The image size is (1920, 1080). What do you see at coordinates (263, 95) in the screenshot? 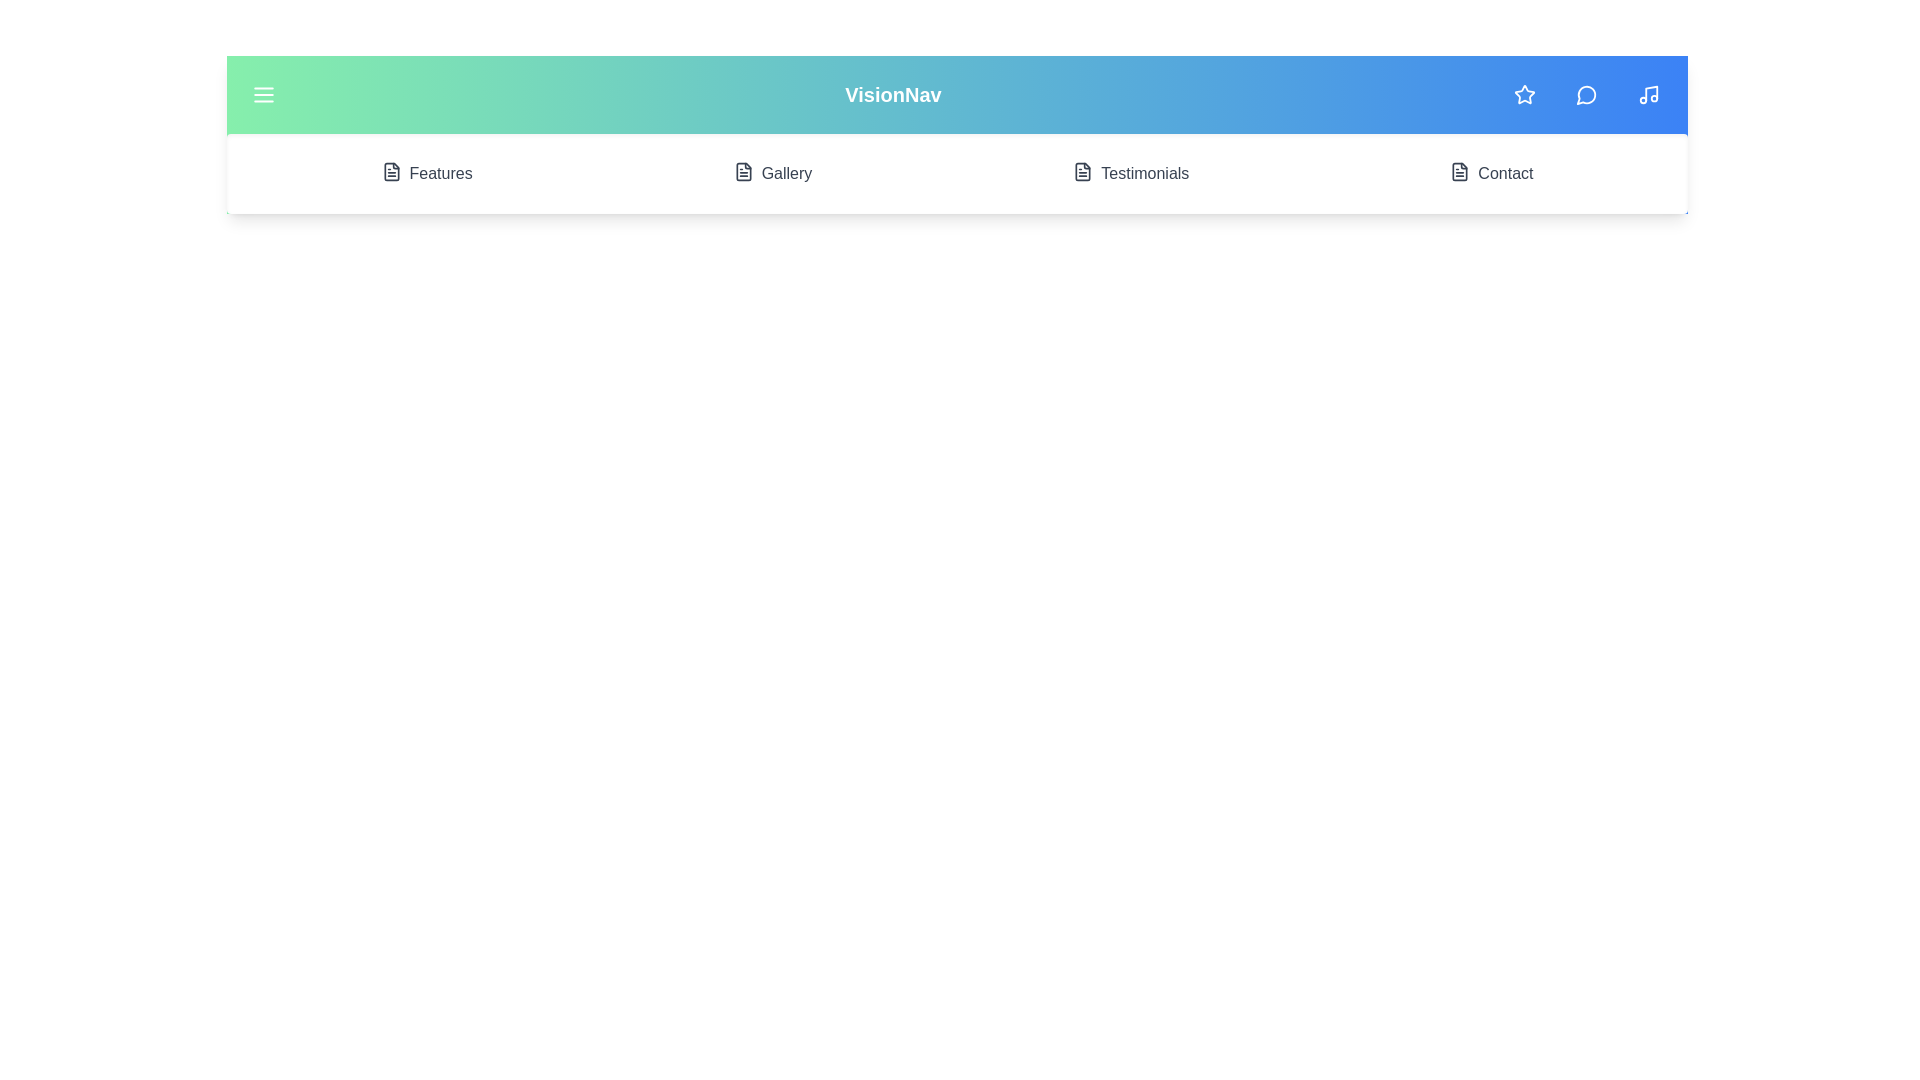
I see `the menu toggle button to toggle the menu visibility` at bounding box center [263, 95].